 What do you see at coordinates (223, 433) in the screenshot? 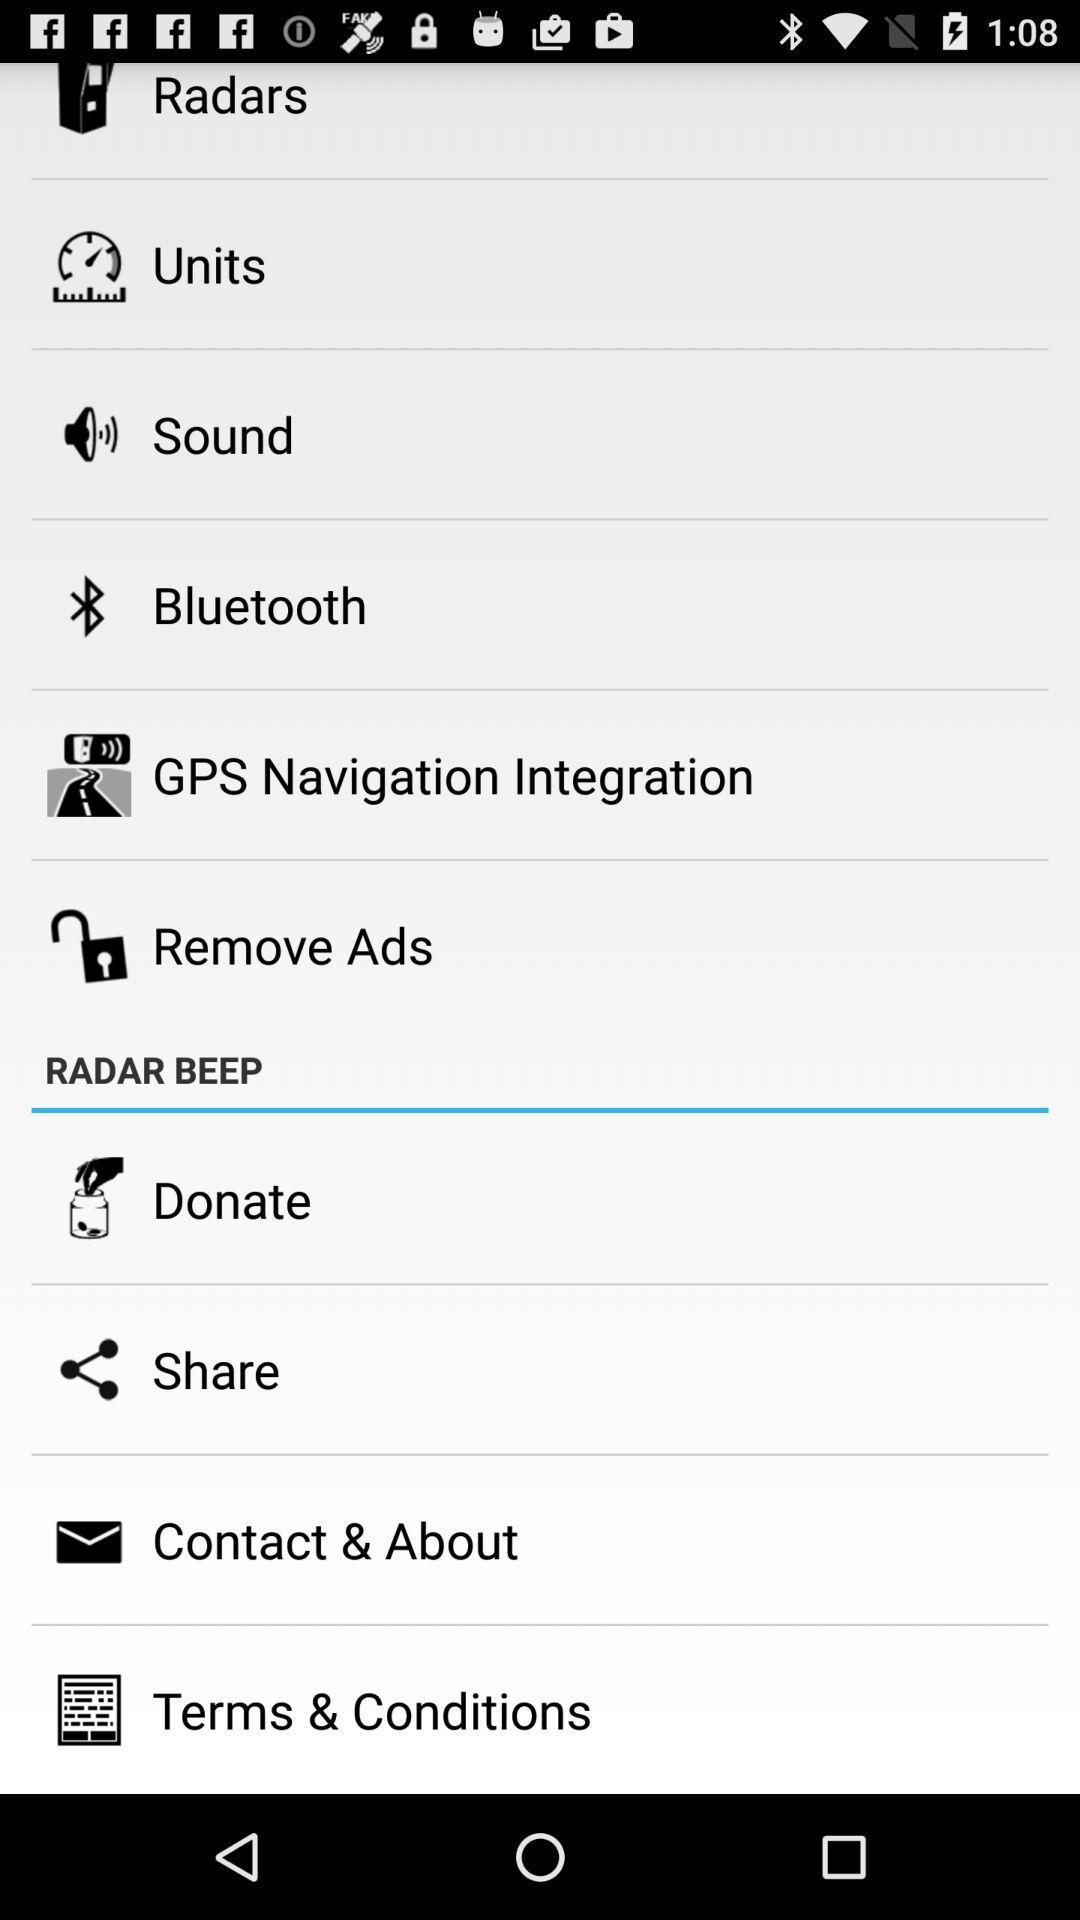
I see `the sound icon` at bounding box center [223, 433].